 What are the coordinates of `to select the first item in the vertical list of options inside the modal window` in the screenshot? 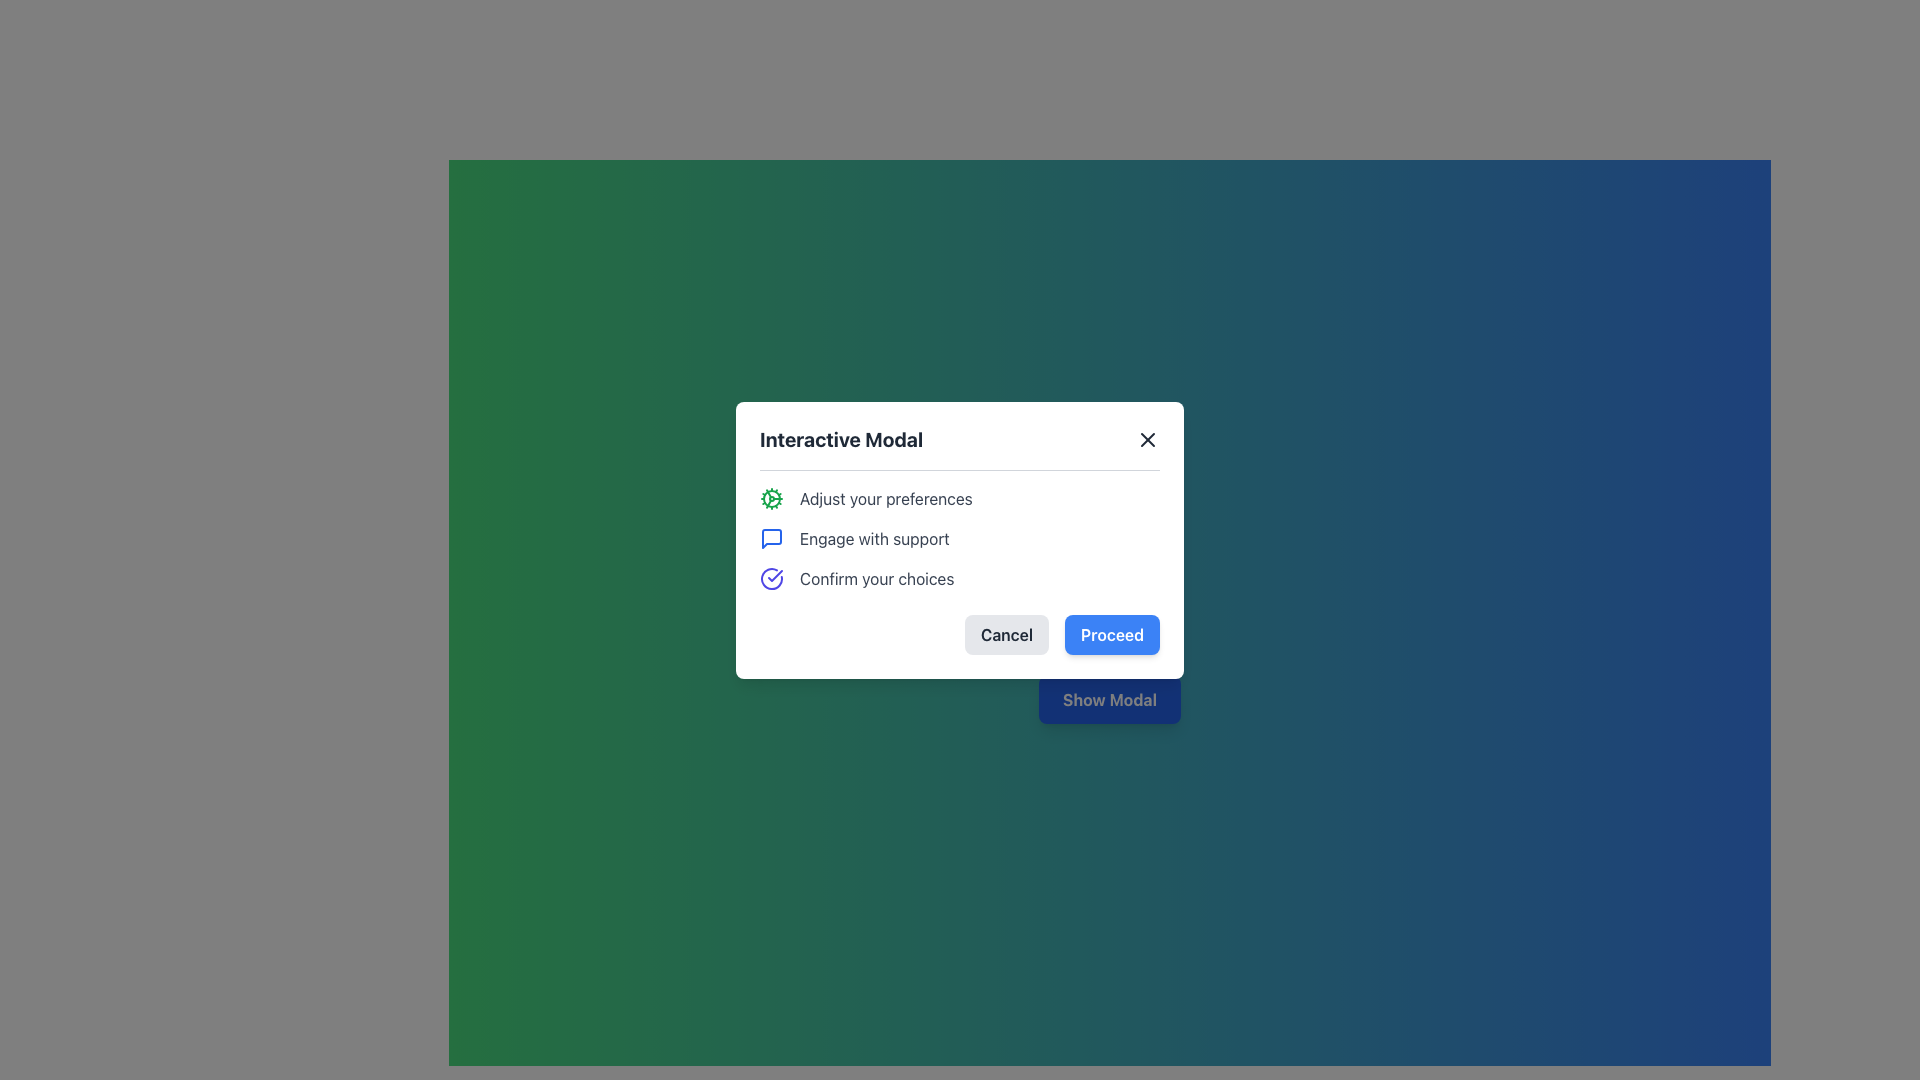 It's located at (960, 496).